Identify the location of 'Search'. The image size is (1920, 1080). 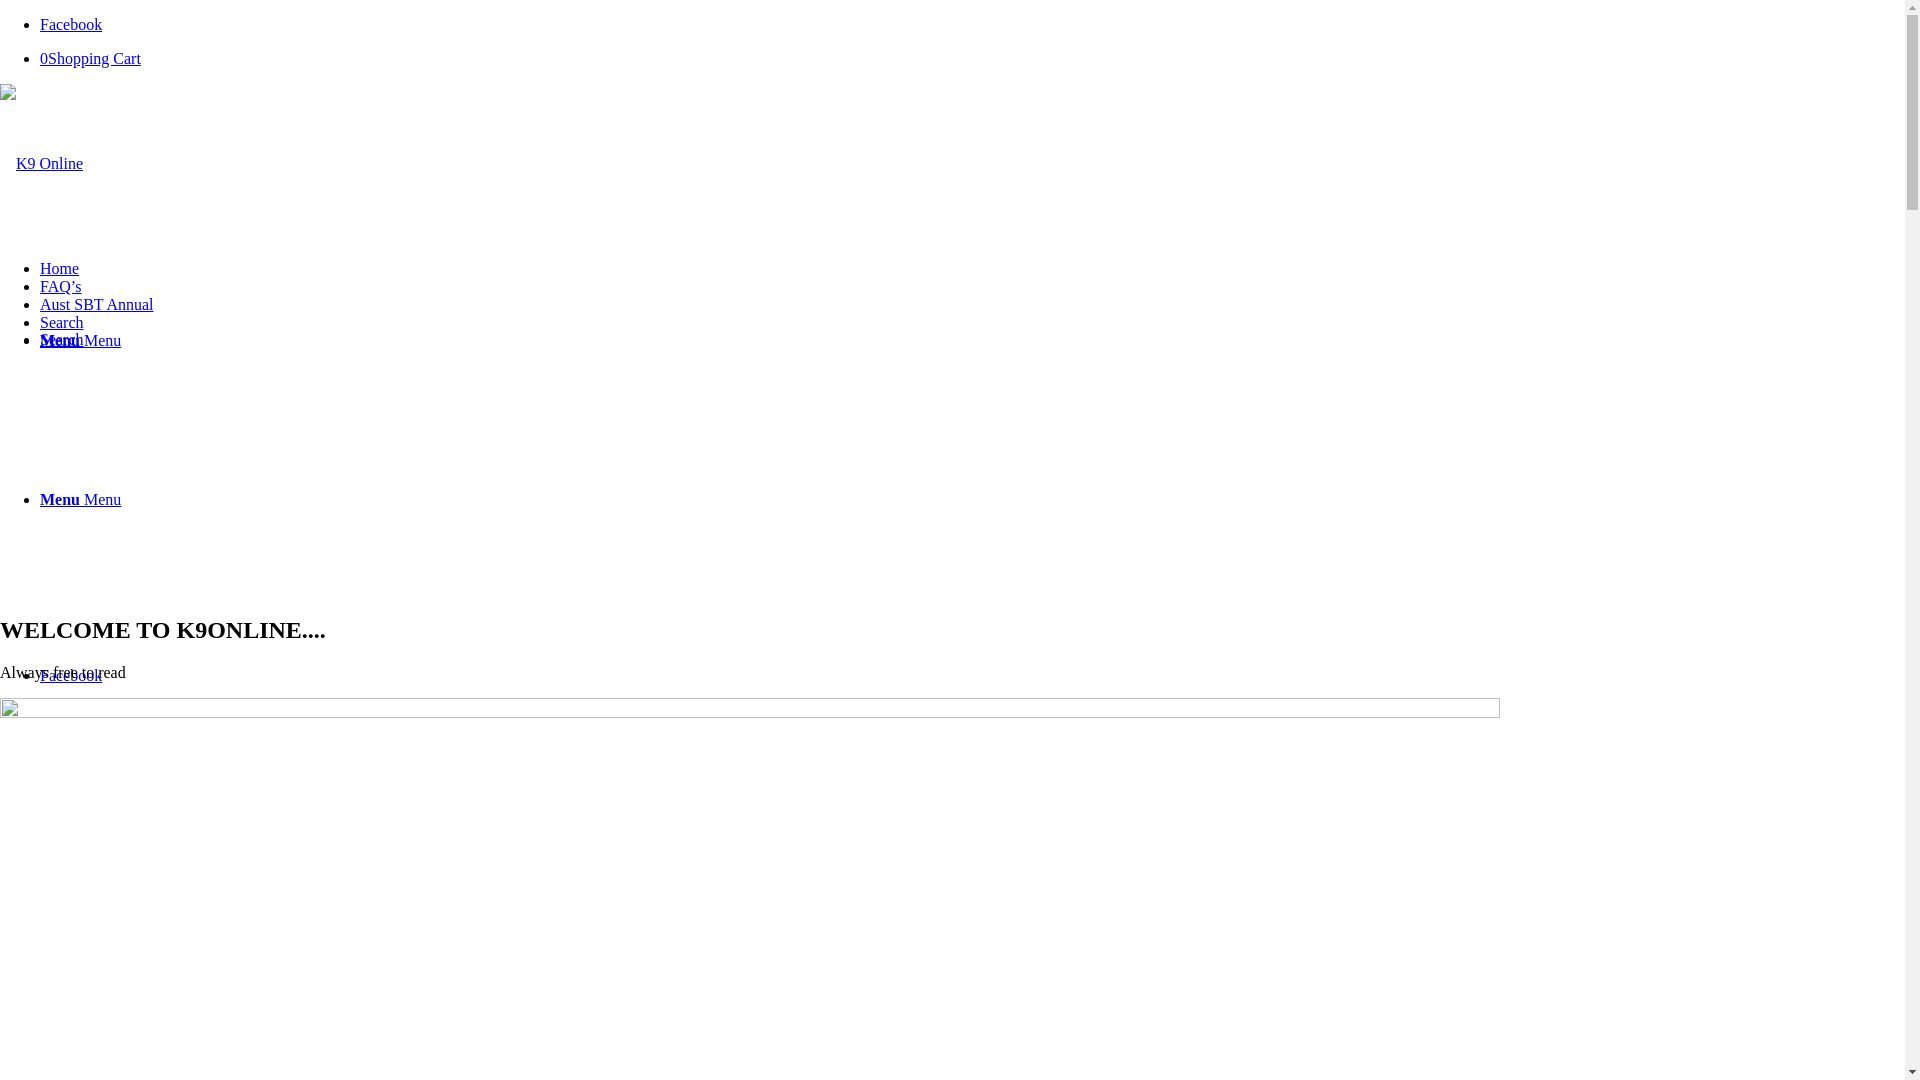
(62, 338).